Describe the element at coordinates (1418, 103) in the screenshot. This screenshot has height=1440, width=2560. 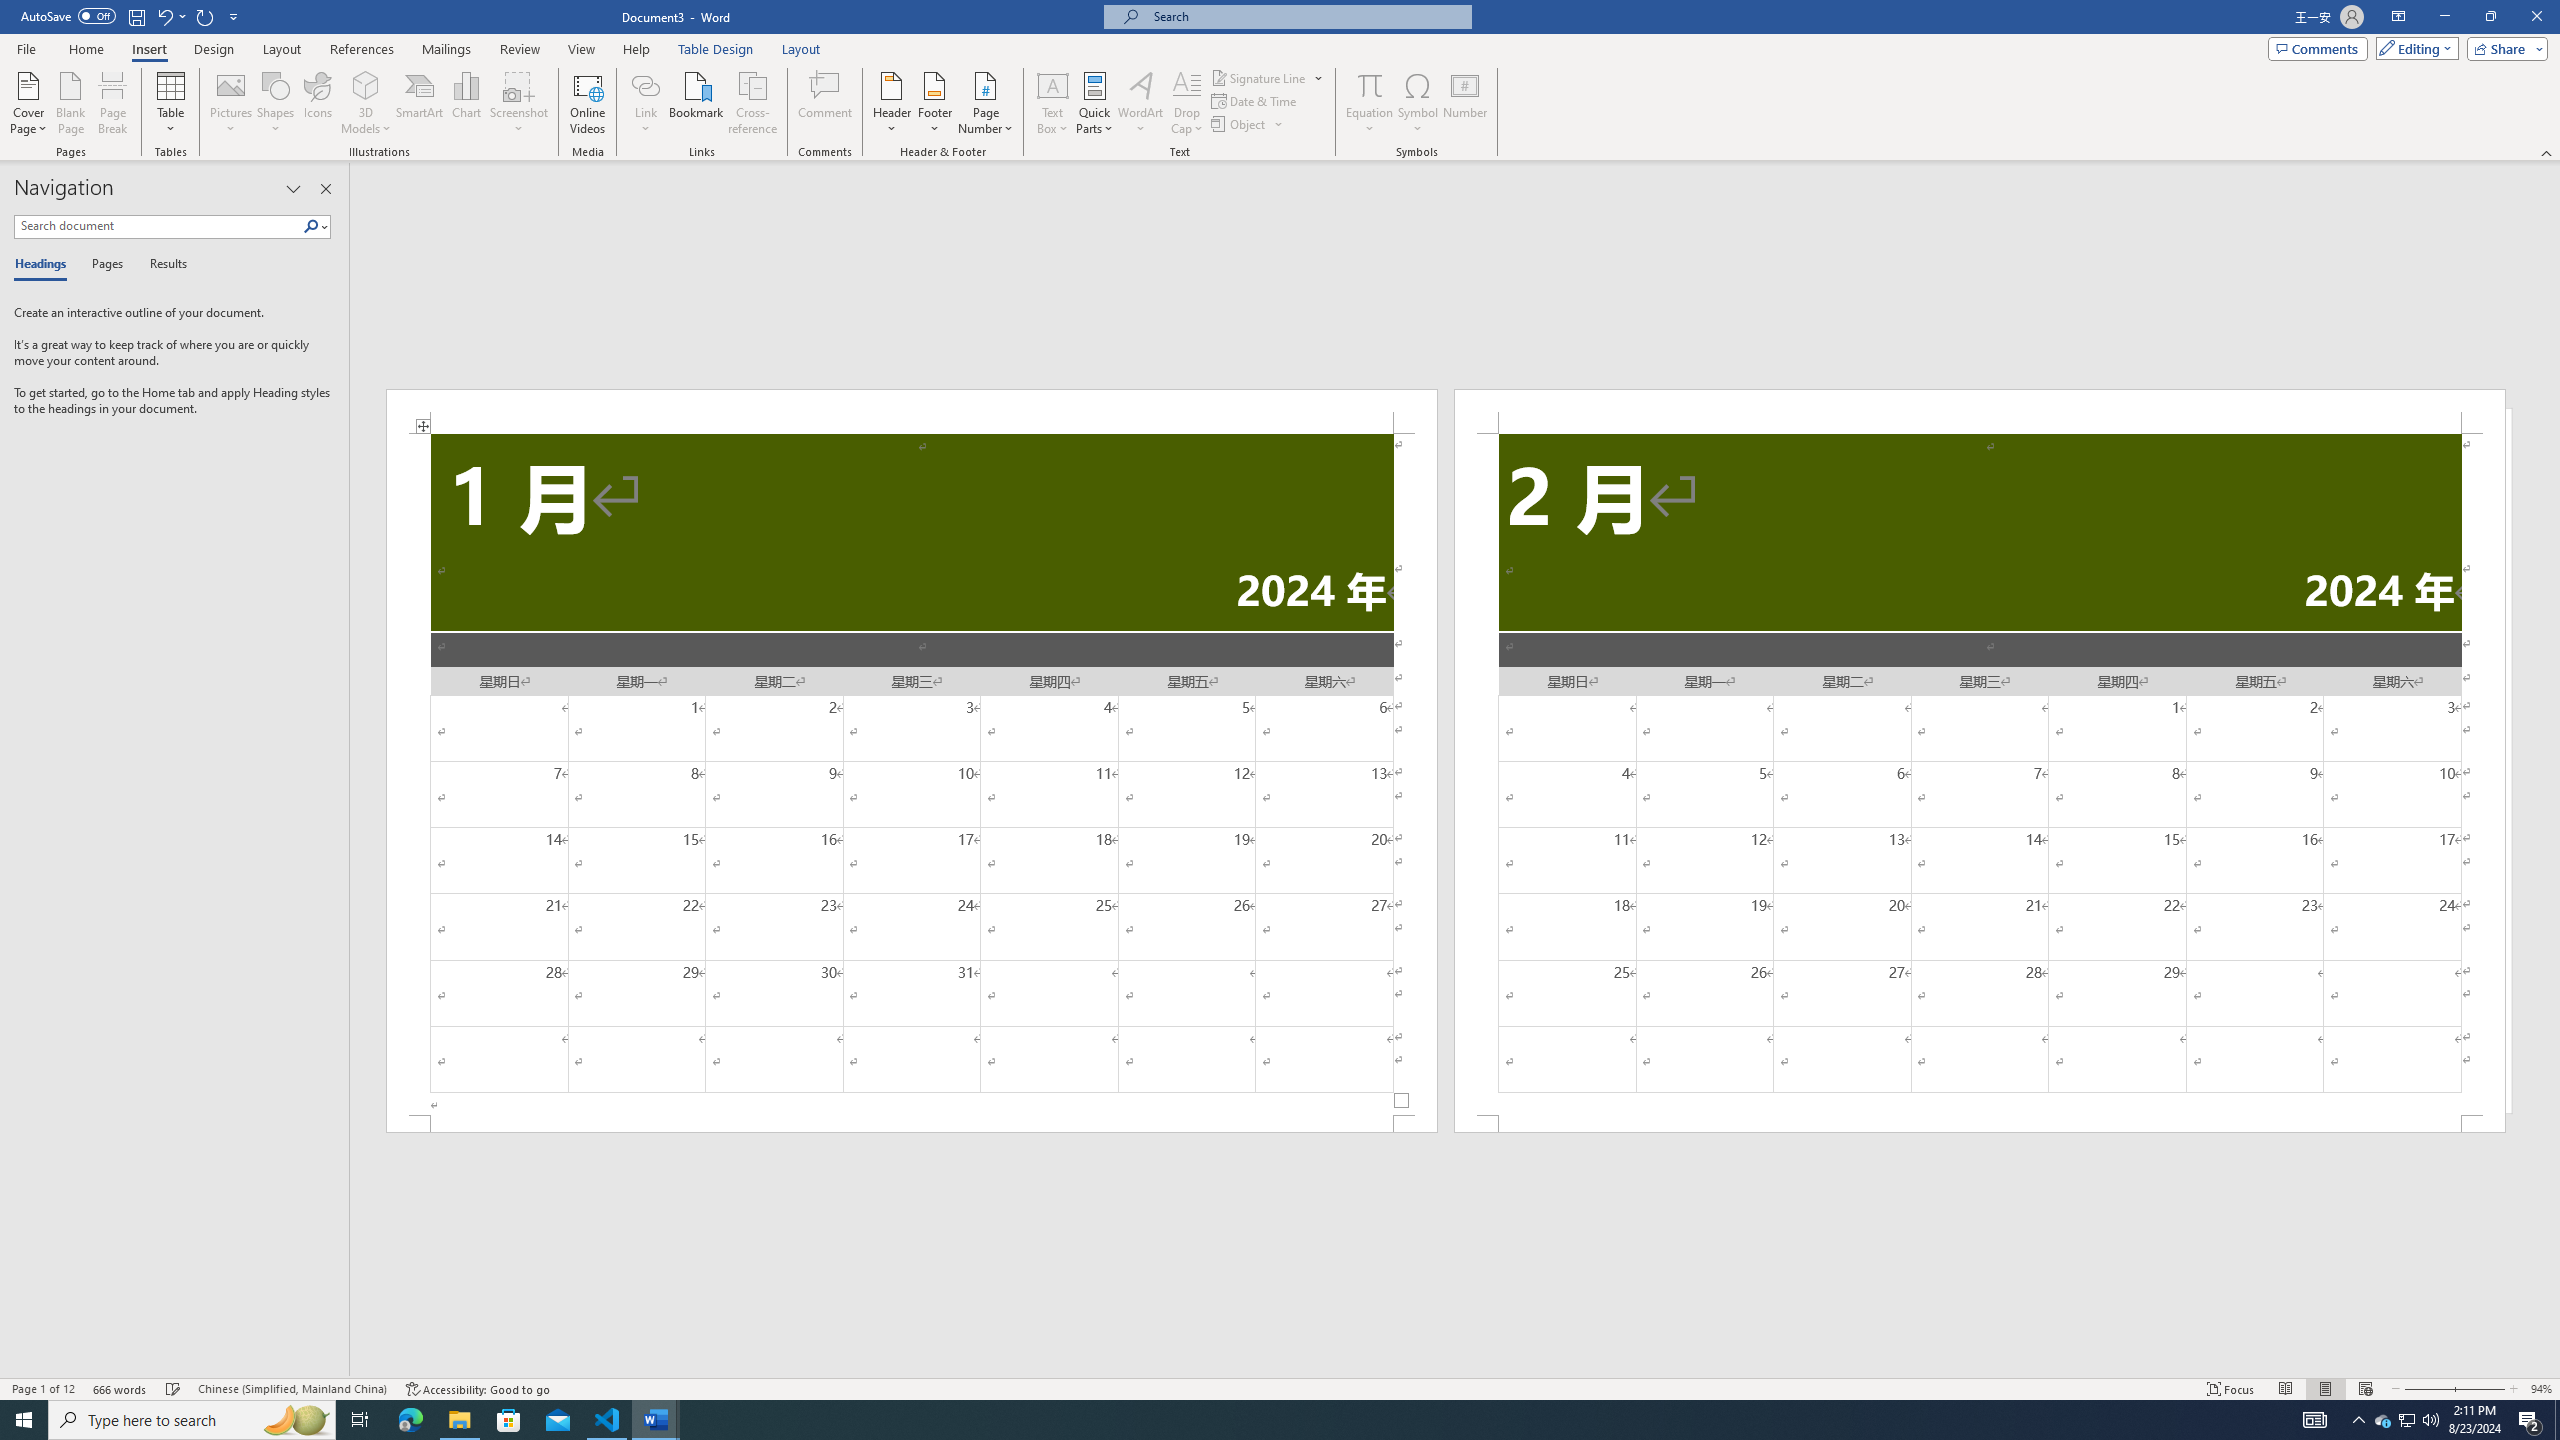
I see `'Symbol'` at that location.